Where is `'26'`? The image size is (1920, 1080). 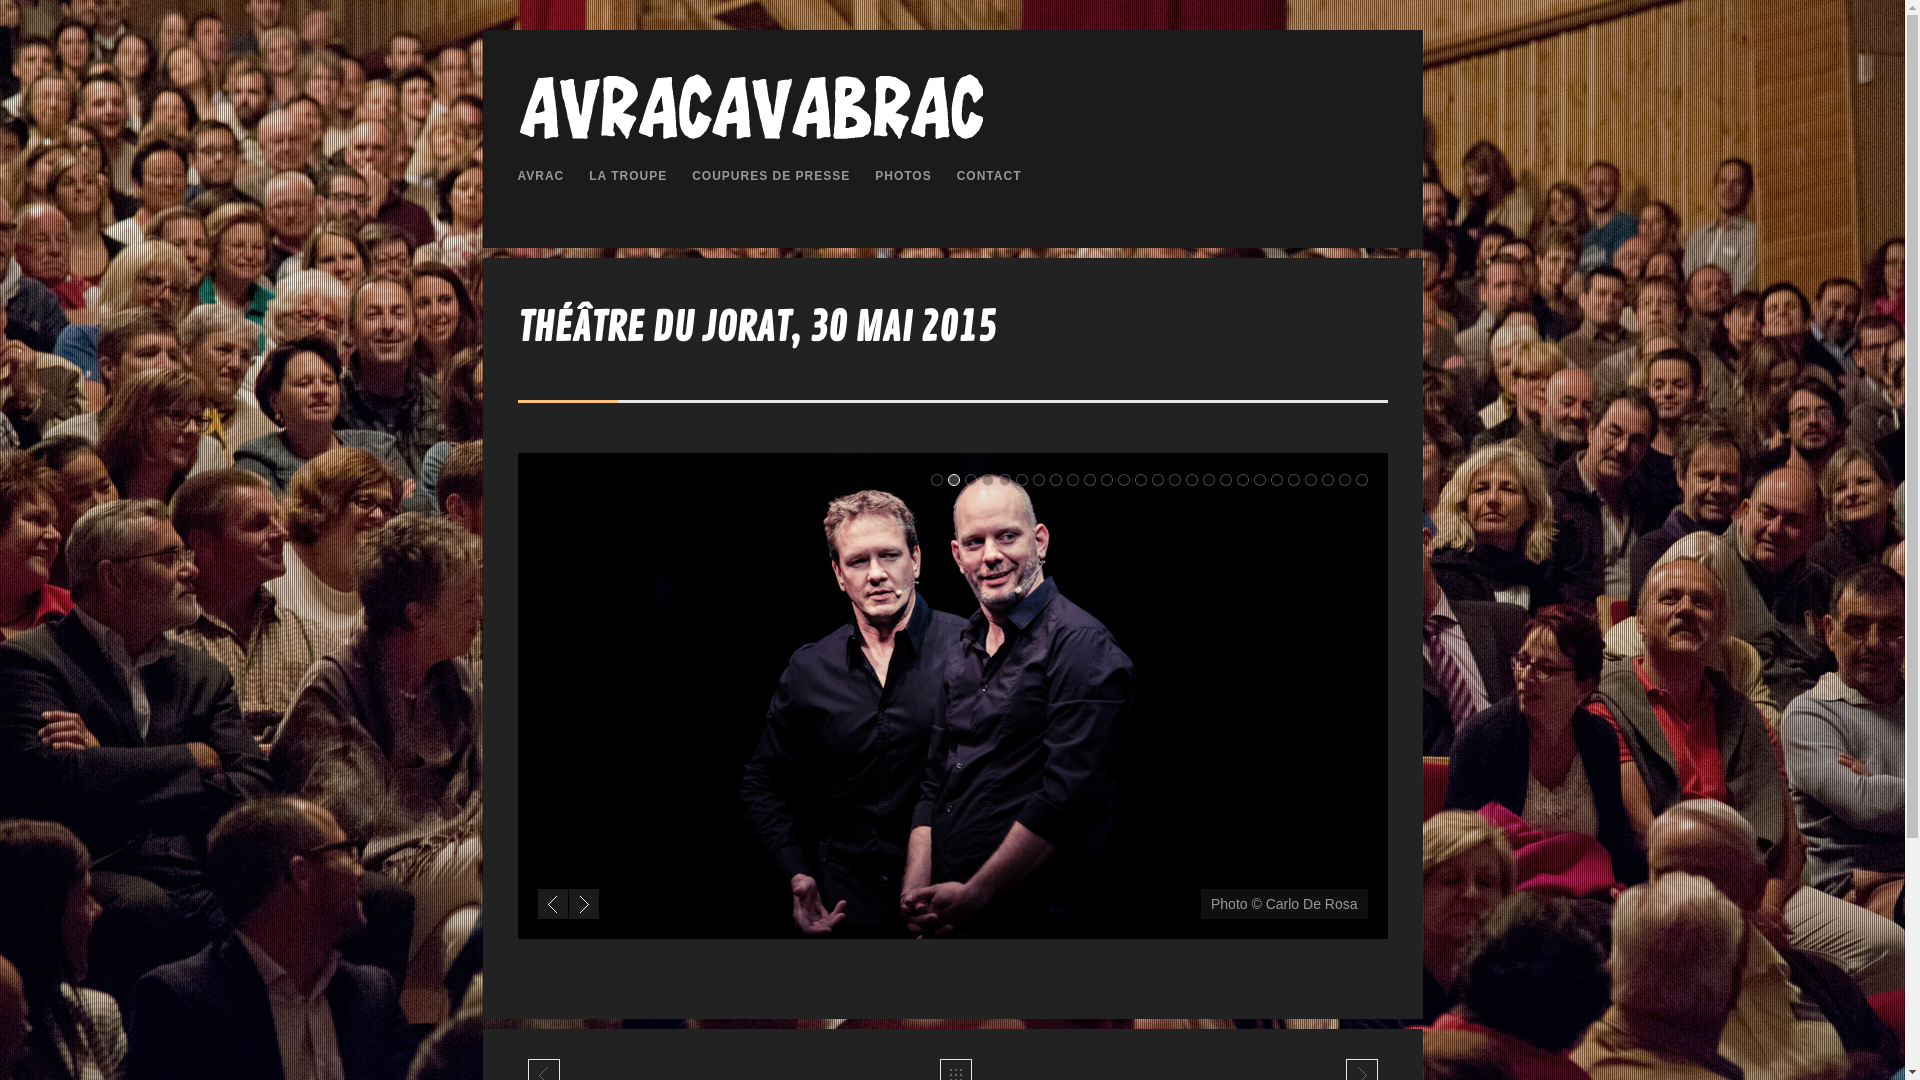 '26' is located at coordinates (1361, 479).